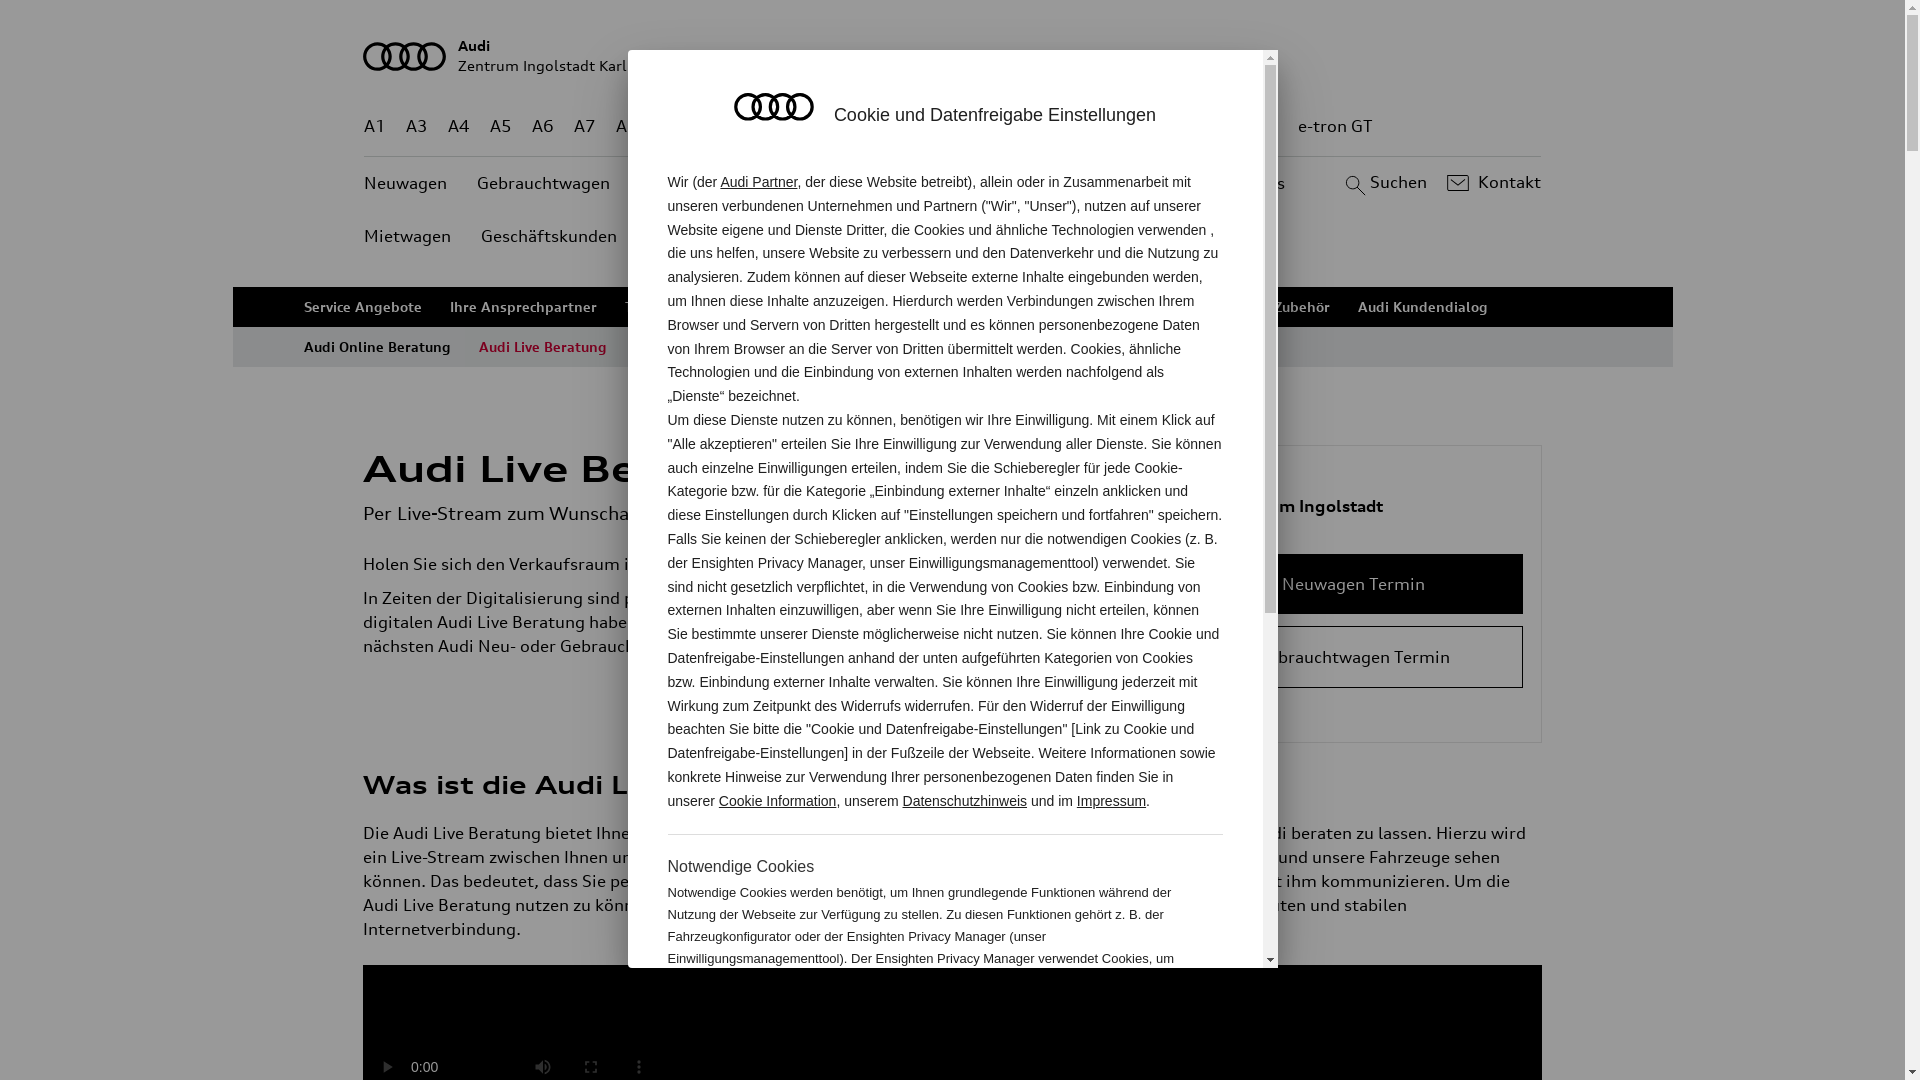 This screenshot has width=1920, height=1080. What do you see at coordinates (720, 181) in the screenshot?
I see `'Audi Partner'` at bounding box center [720, 181].